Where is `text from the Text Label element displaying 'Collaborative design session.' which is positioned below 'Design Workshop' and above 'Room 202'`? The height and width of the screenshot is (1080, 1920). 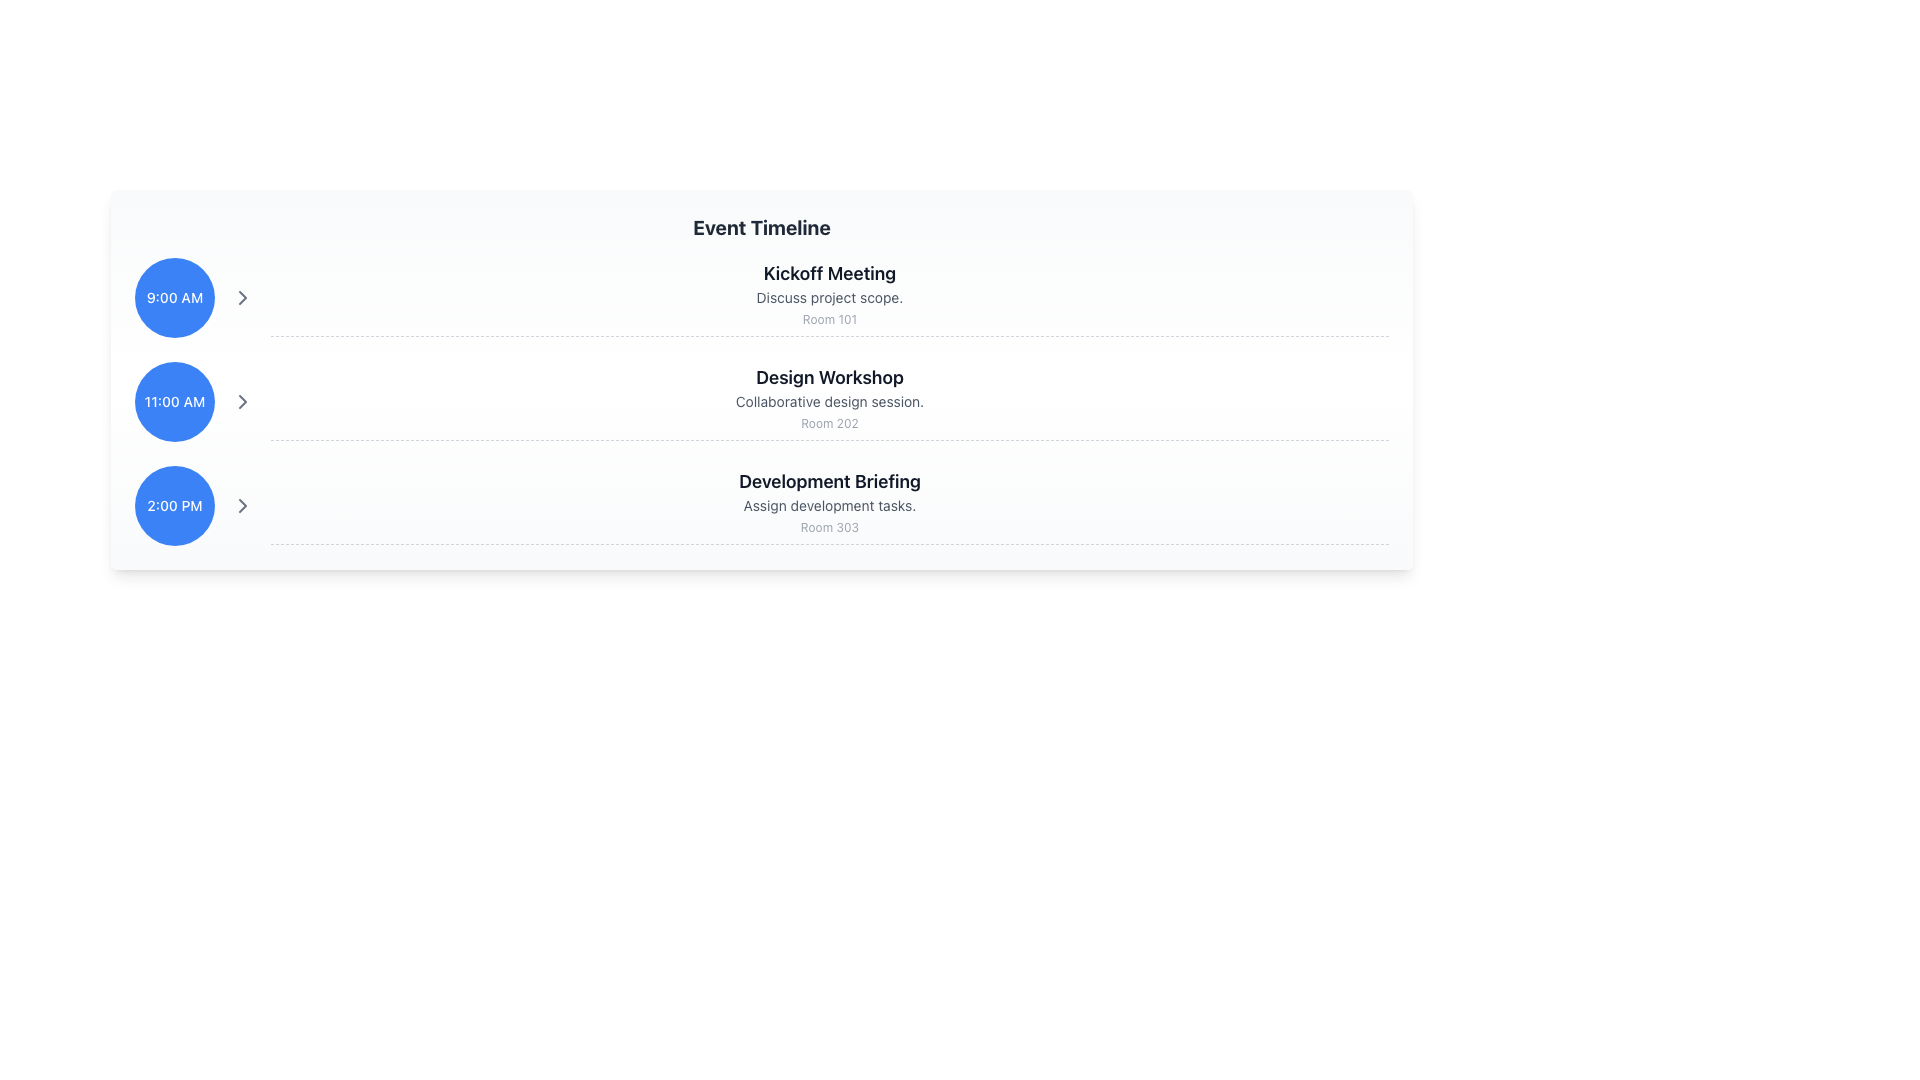 text from the Text Label element displaying 'Collaborative design session.' which is positioned below 'Design Workshop' and above 'Room 202' is located at coordinates (830, 401).